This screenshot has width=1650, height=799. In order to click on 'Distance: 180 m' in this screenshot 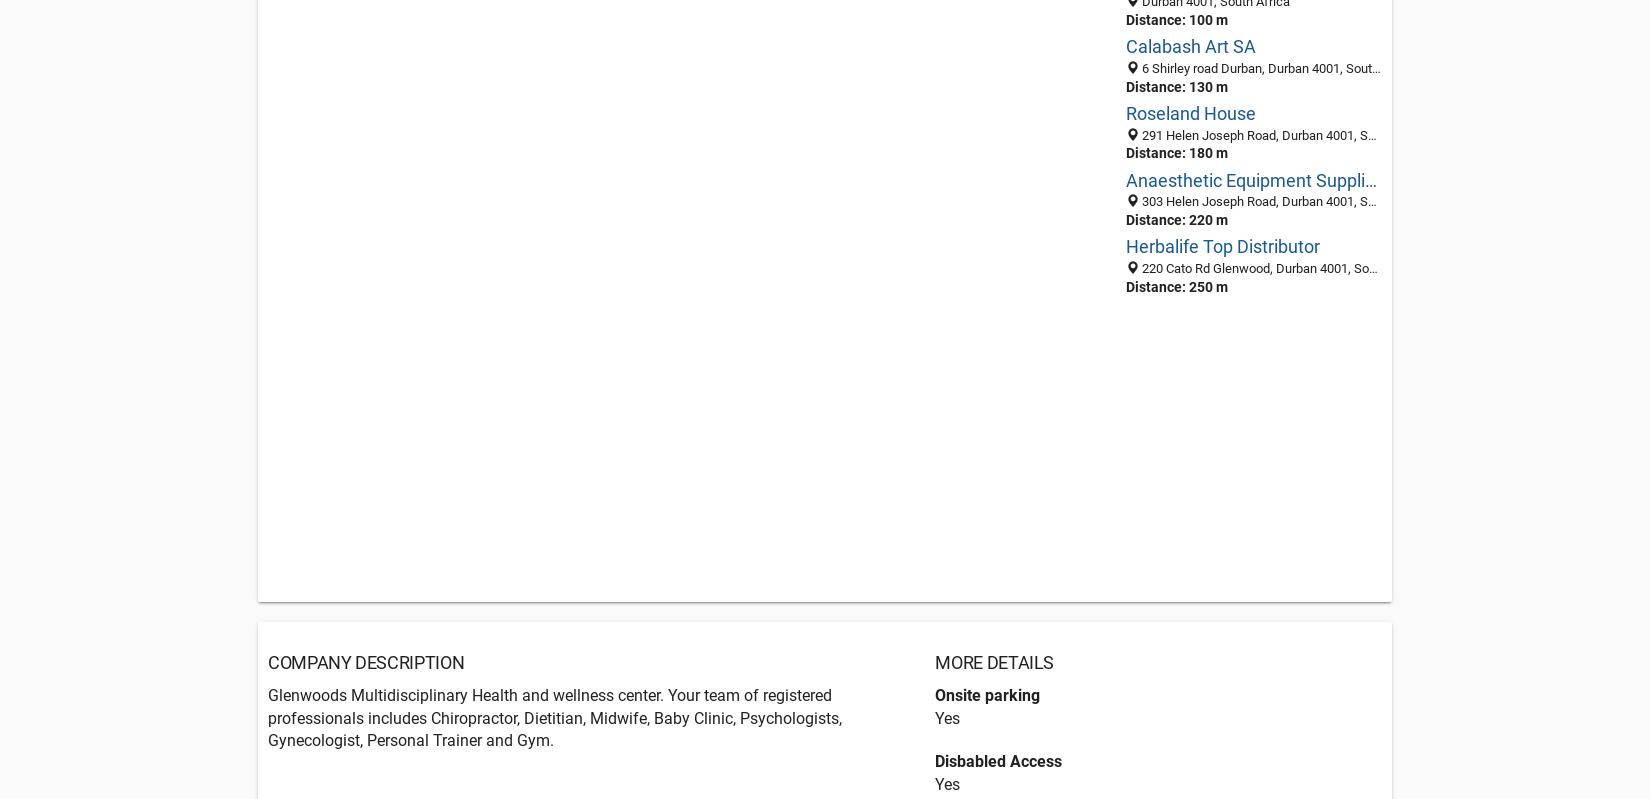, I will do `click(1175, 153)`.